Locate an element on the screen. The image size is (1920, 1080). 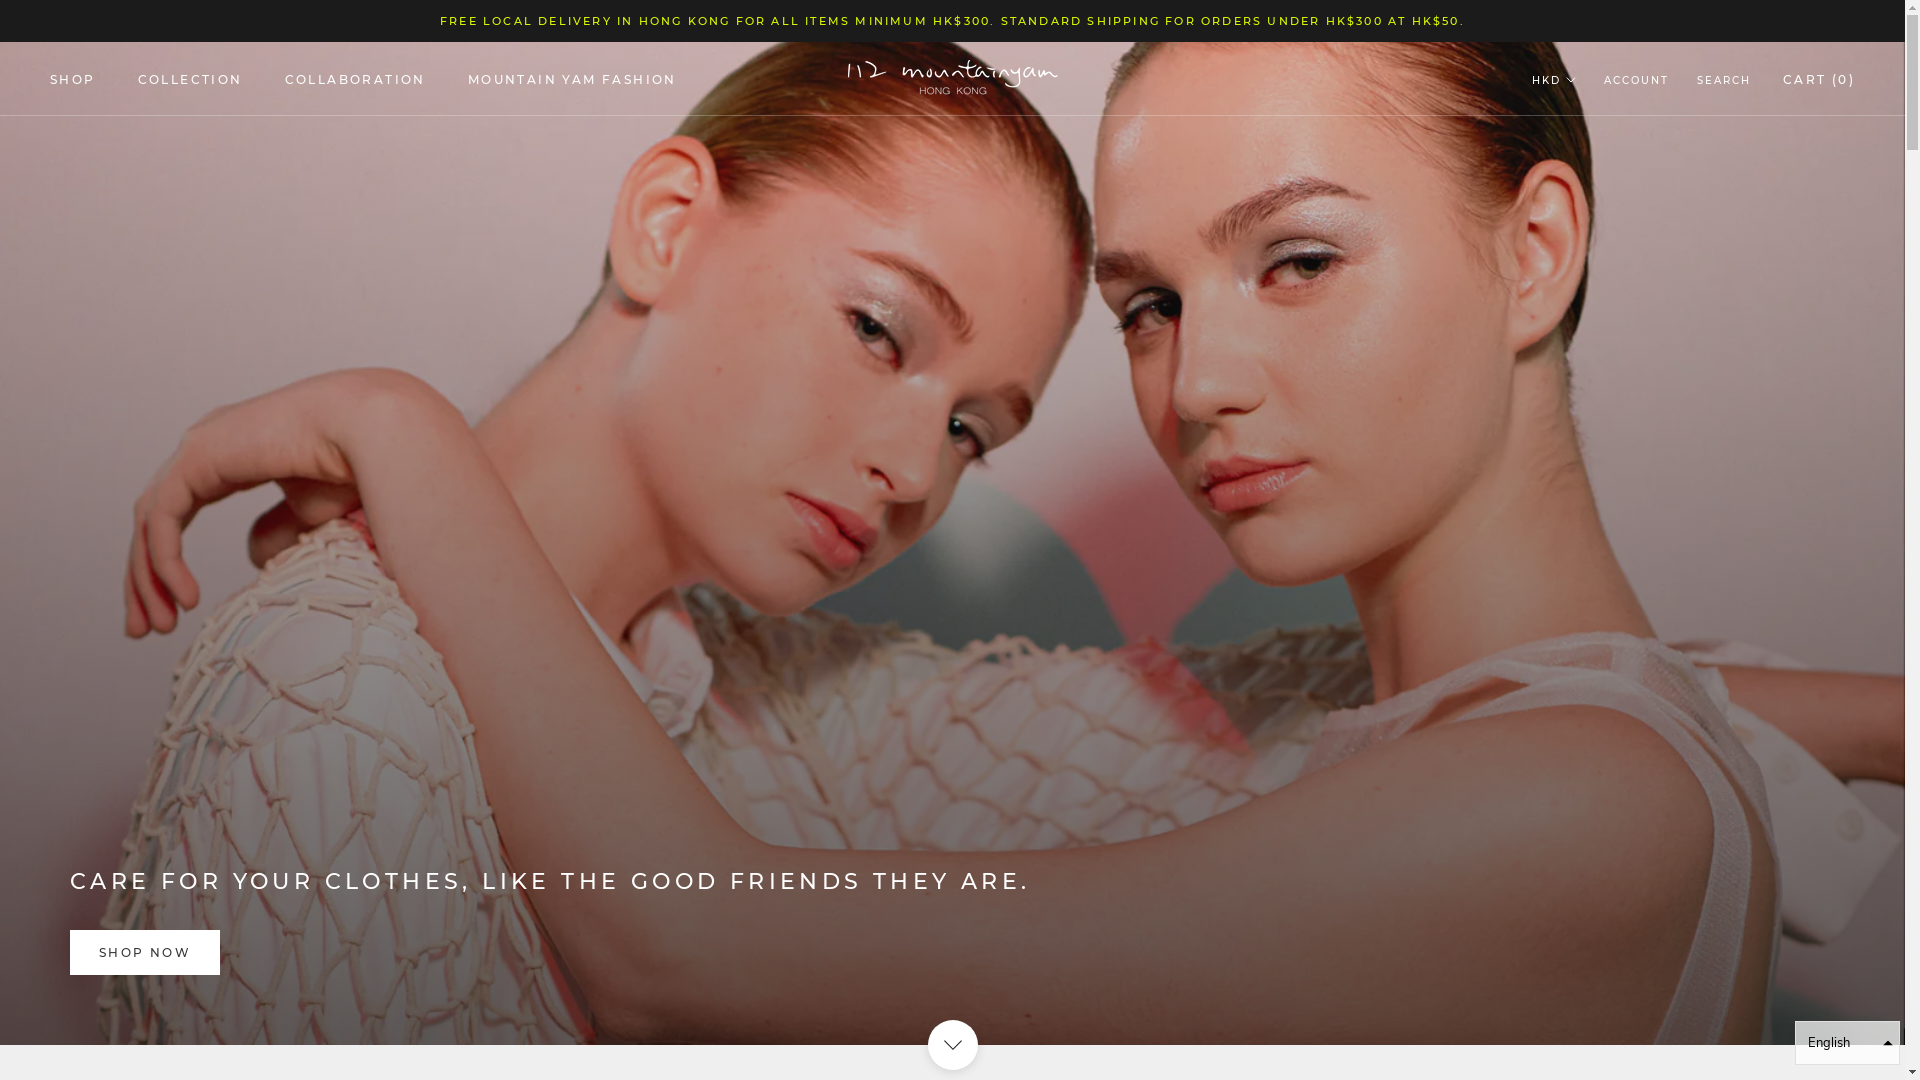
'SEARCH' is located at coordinates (1722, 80).